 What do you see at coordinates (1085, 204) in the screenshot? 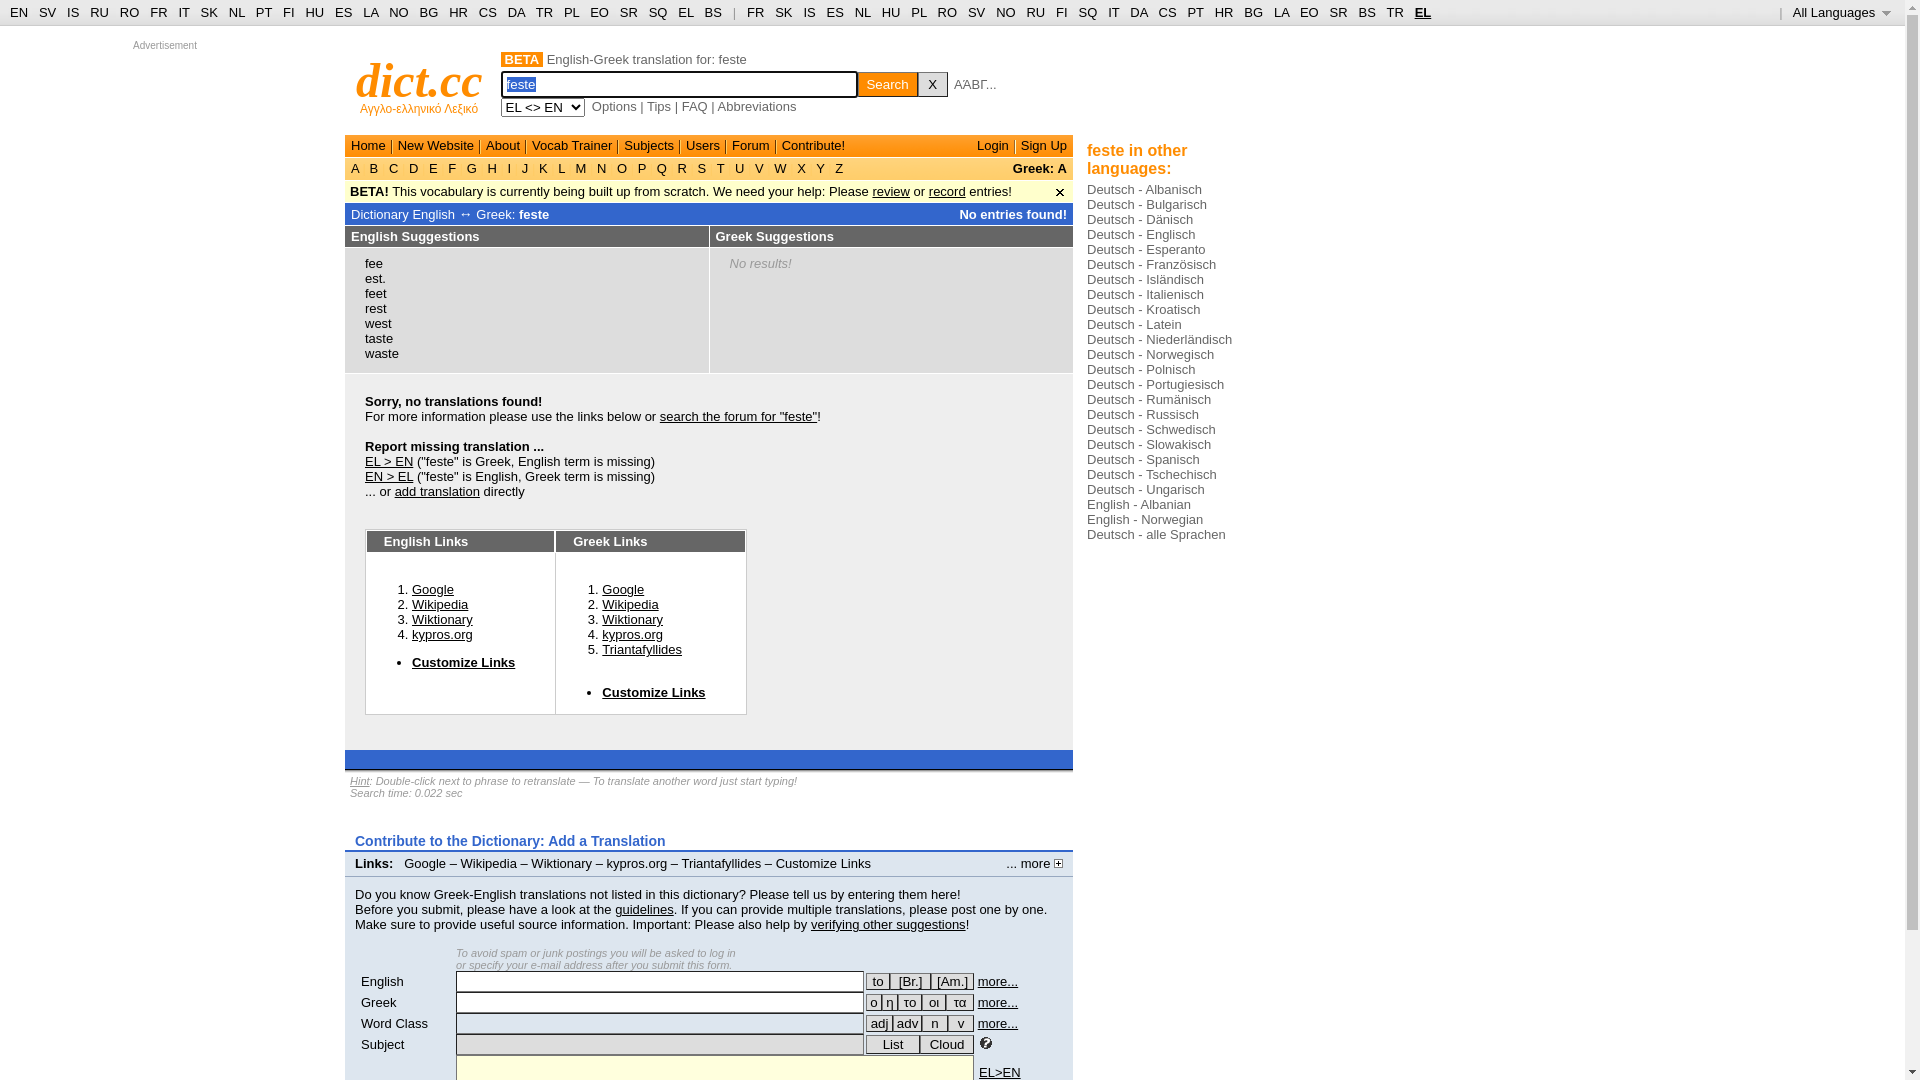
I see `'Deutsch - Bulgarisch'` at bounding box center [1085, 204].